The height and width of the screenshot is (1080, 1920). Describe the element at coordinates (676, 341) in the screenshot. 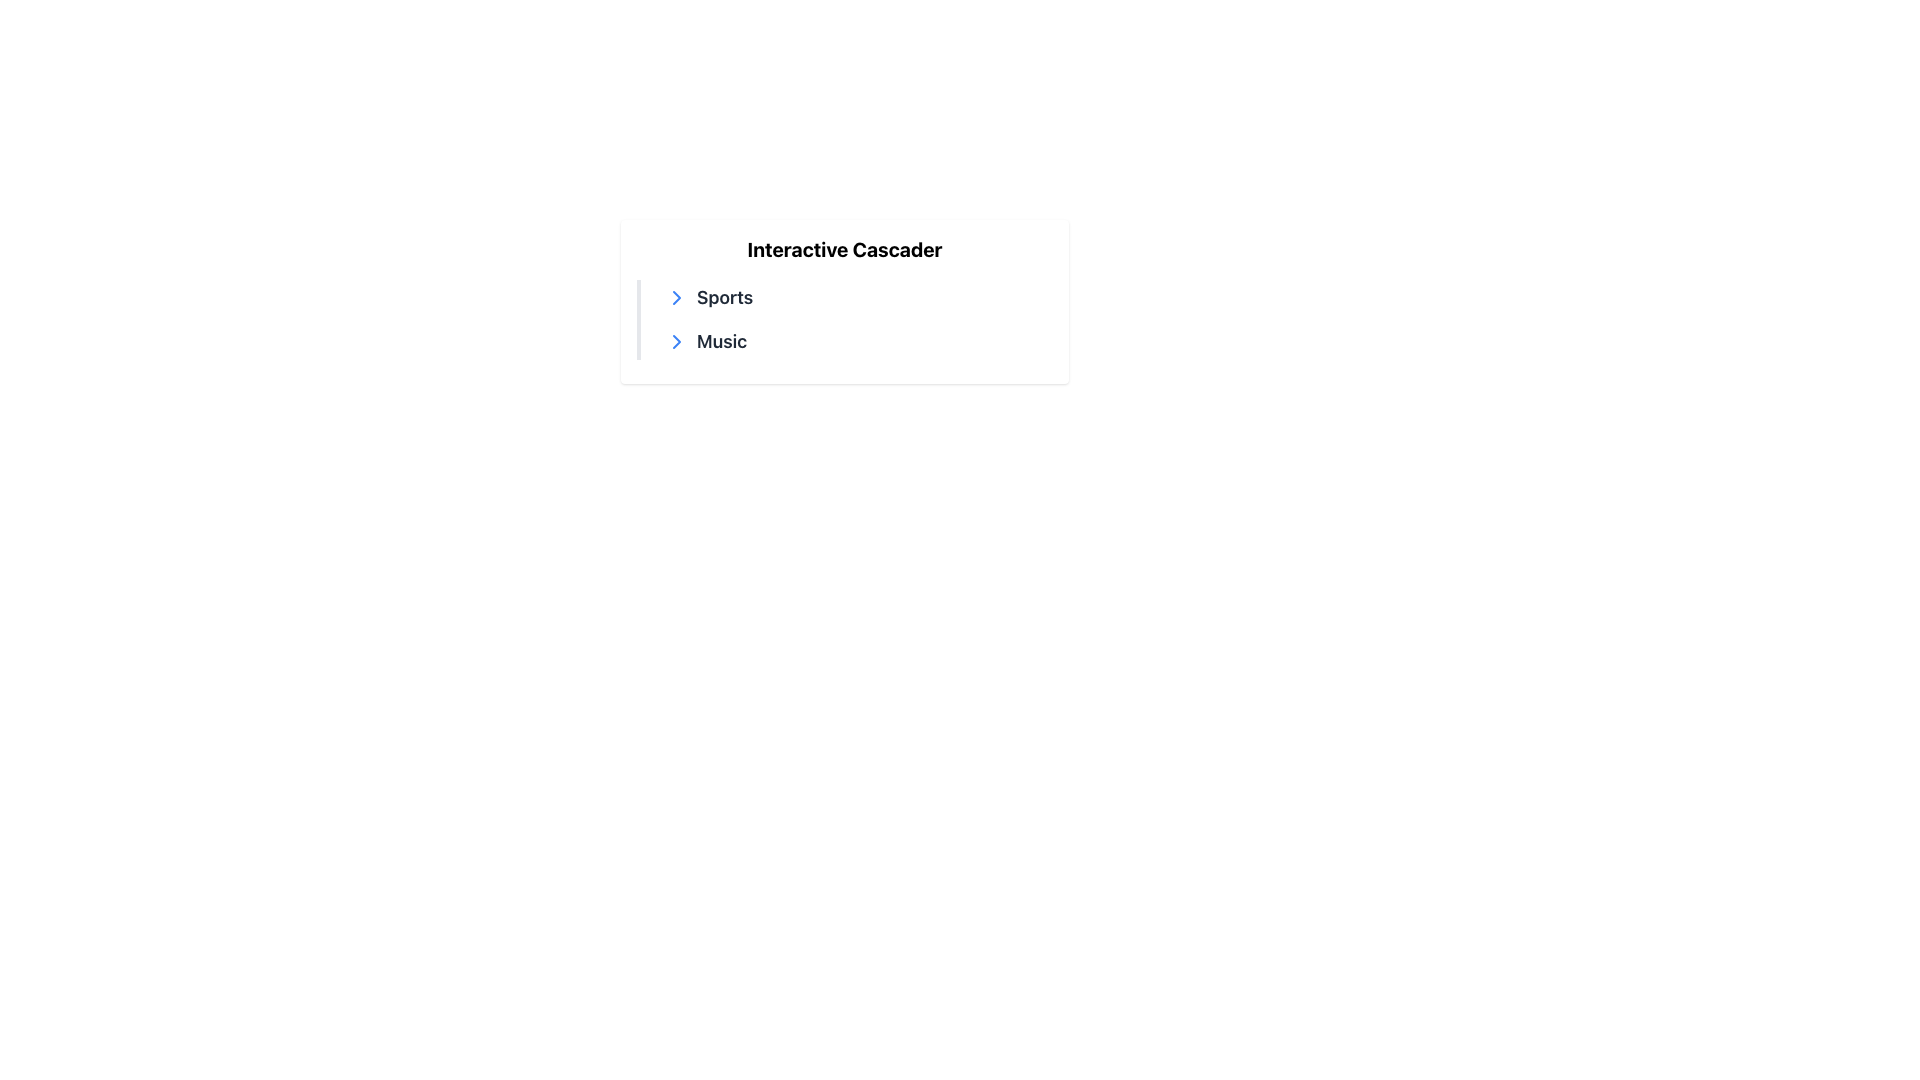

I see `the rightward chevron arrow icon, which is a blue arrow pointing to the right` at that location.